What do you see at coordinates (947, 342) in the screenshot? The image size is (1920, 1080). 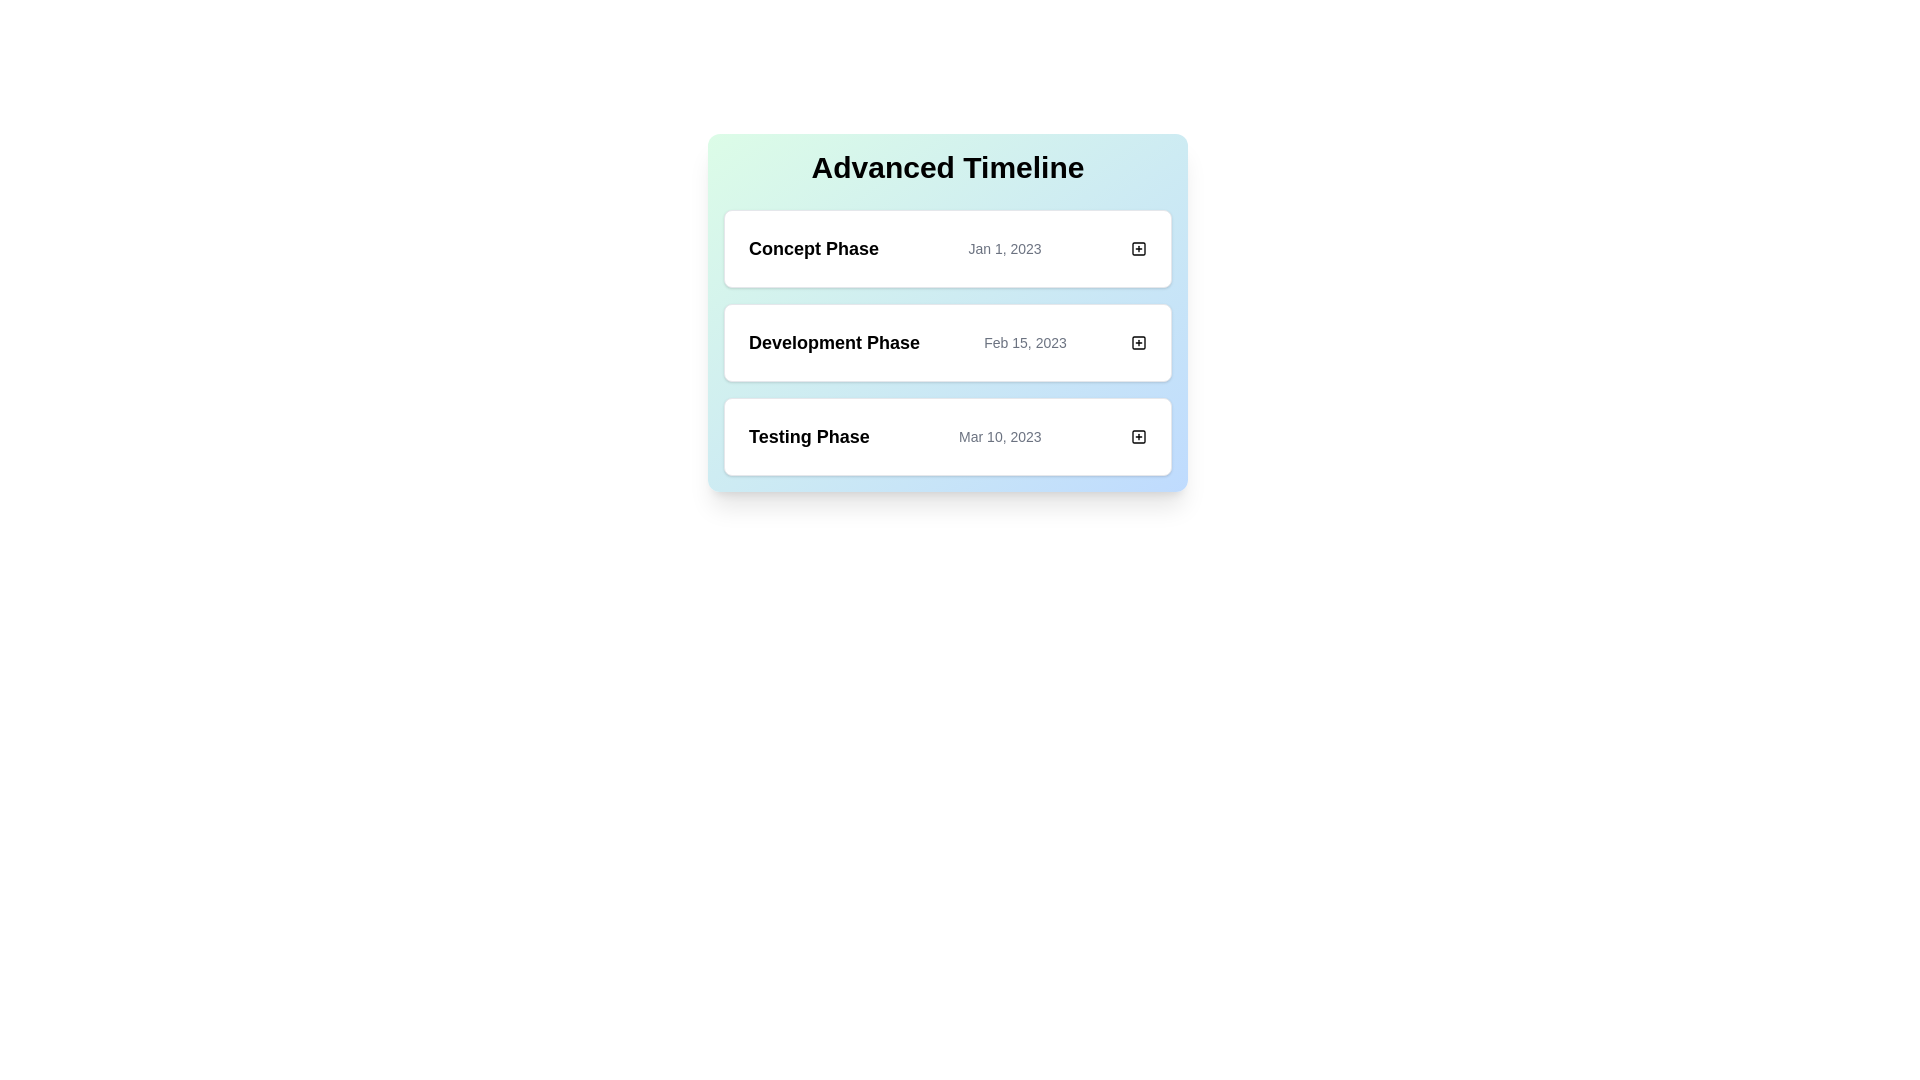 I see `information presented in the 'Development Phase' Timeline Segment, which includes the title and date details` at bounding box center [947, 342].